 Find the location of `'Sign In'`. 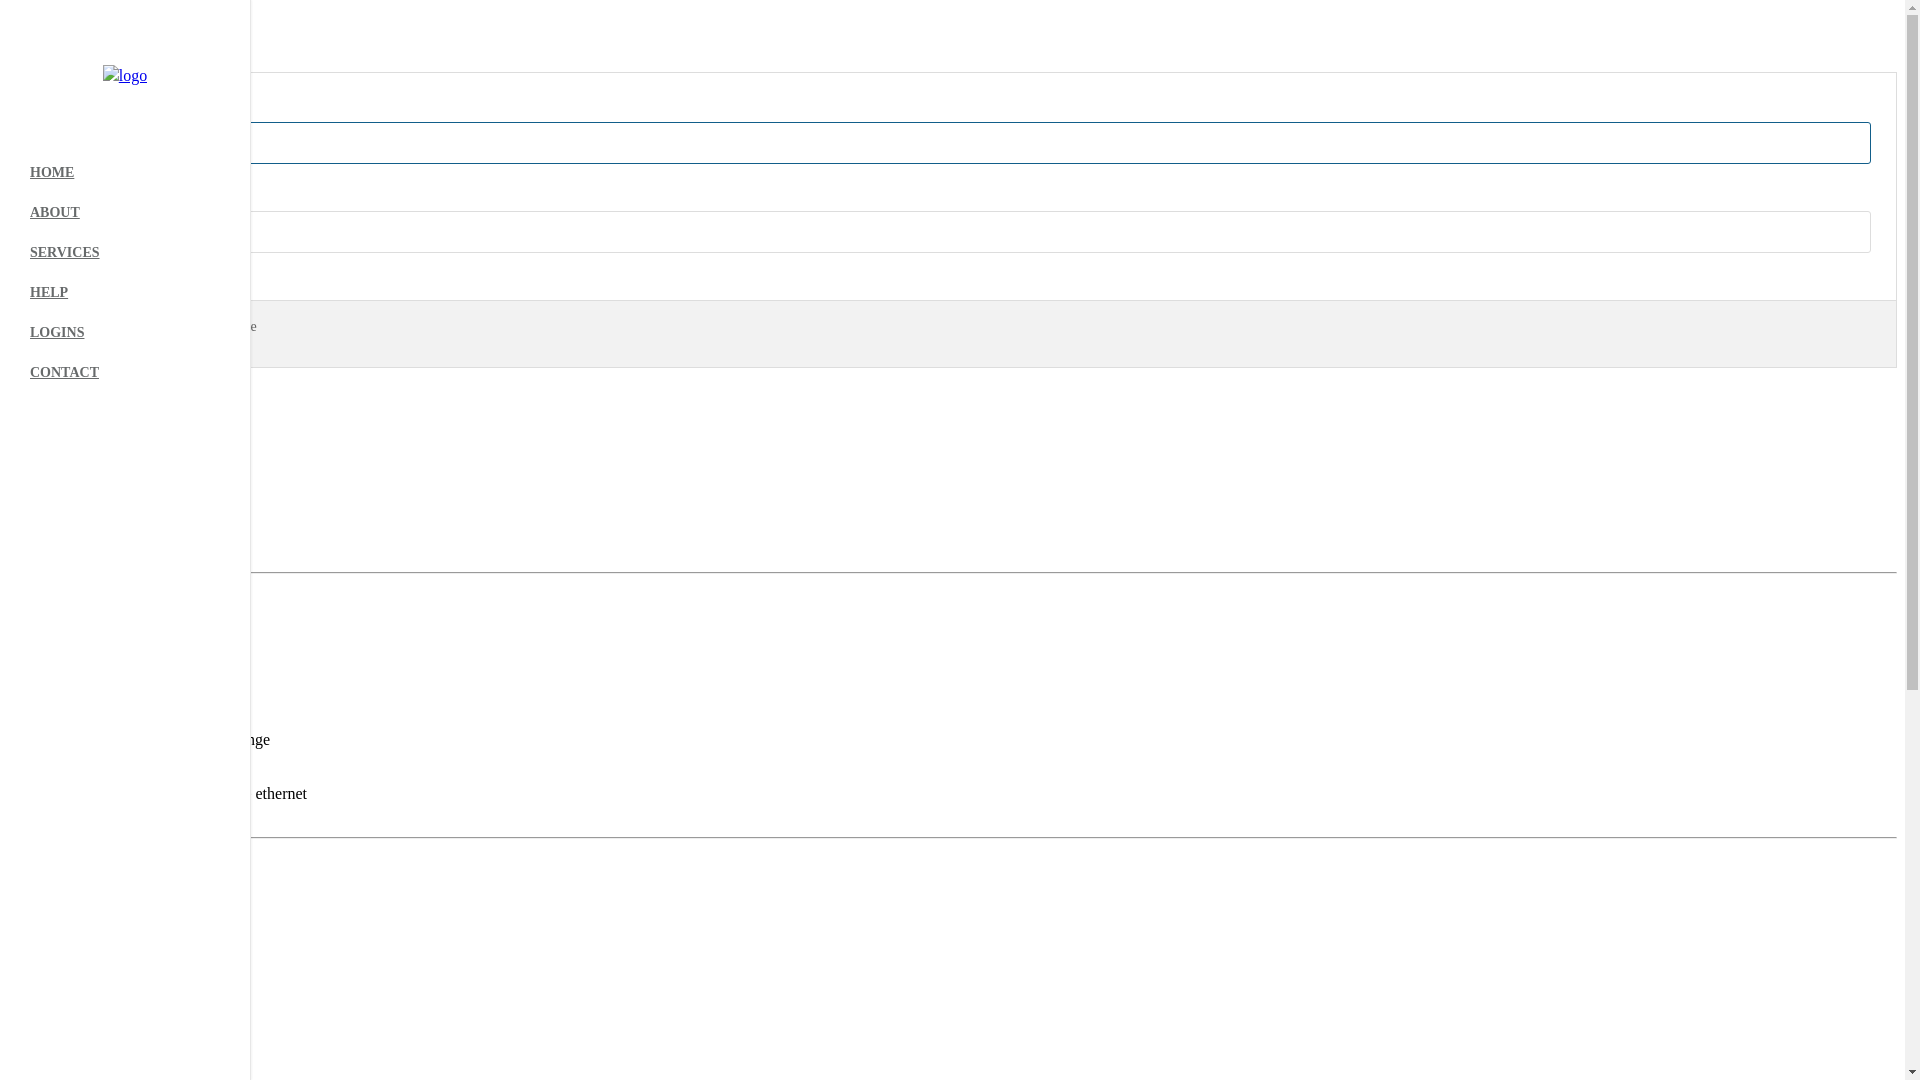

'Sign In' is located at coordinates (63, 331).